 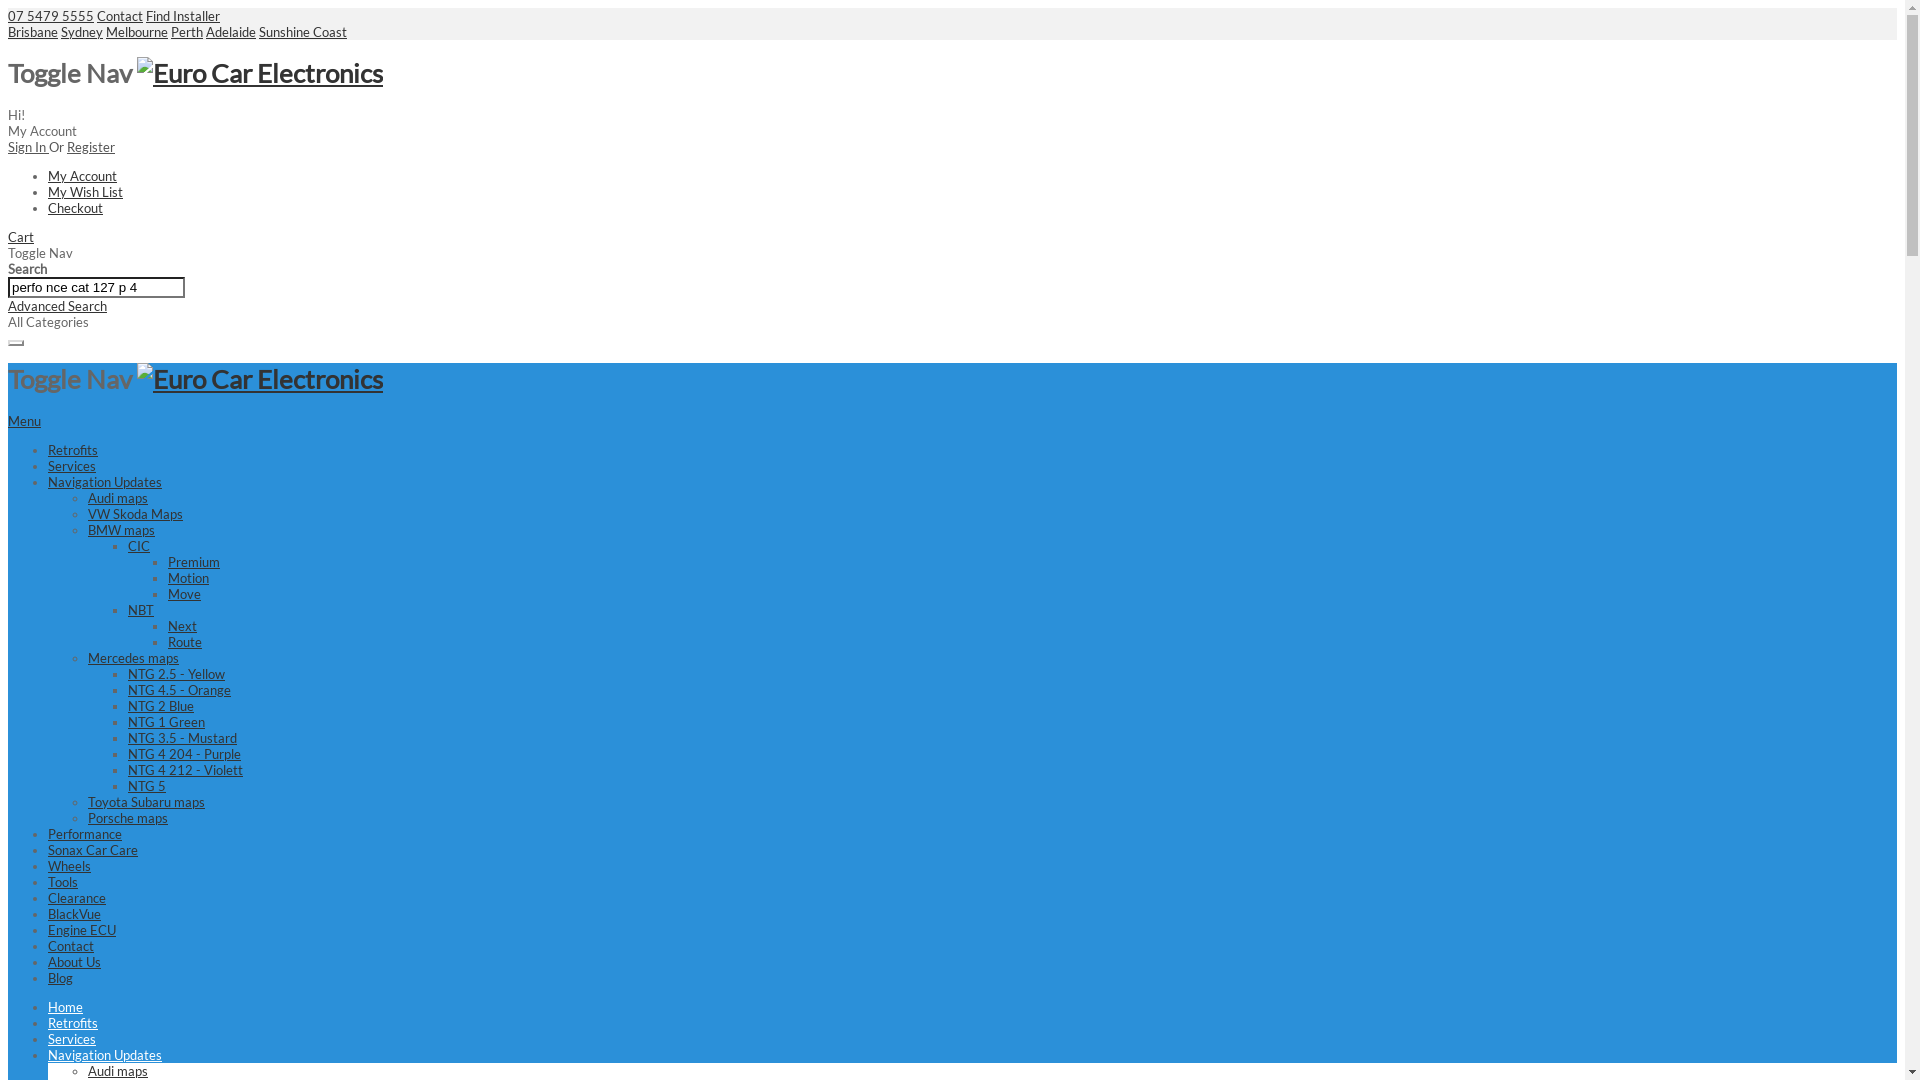 I want to click on 'Navigation Updates', so click(x=104, y=1054).